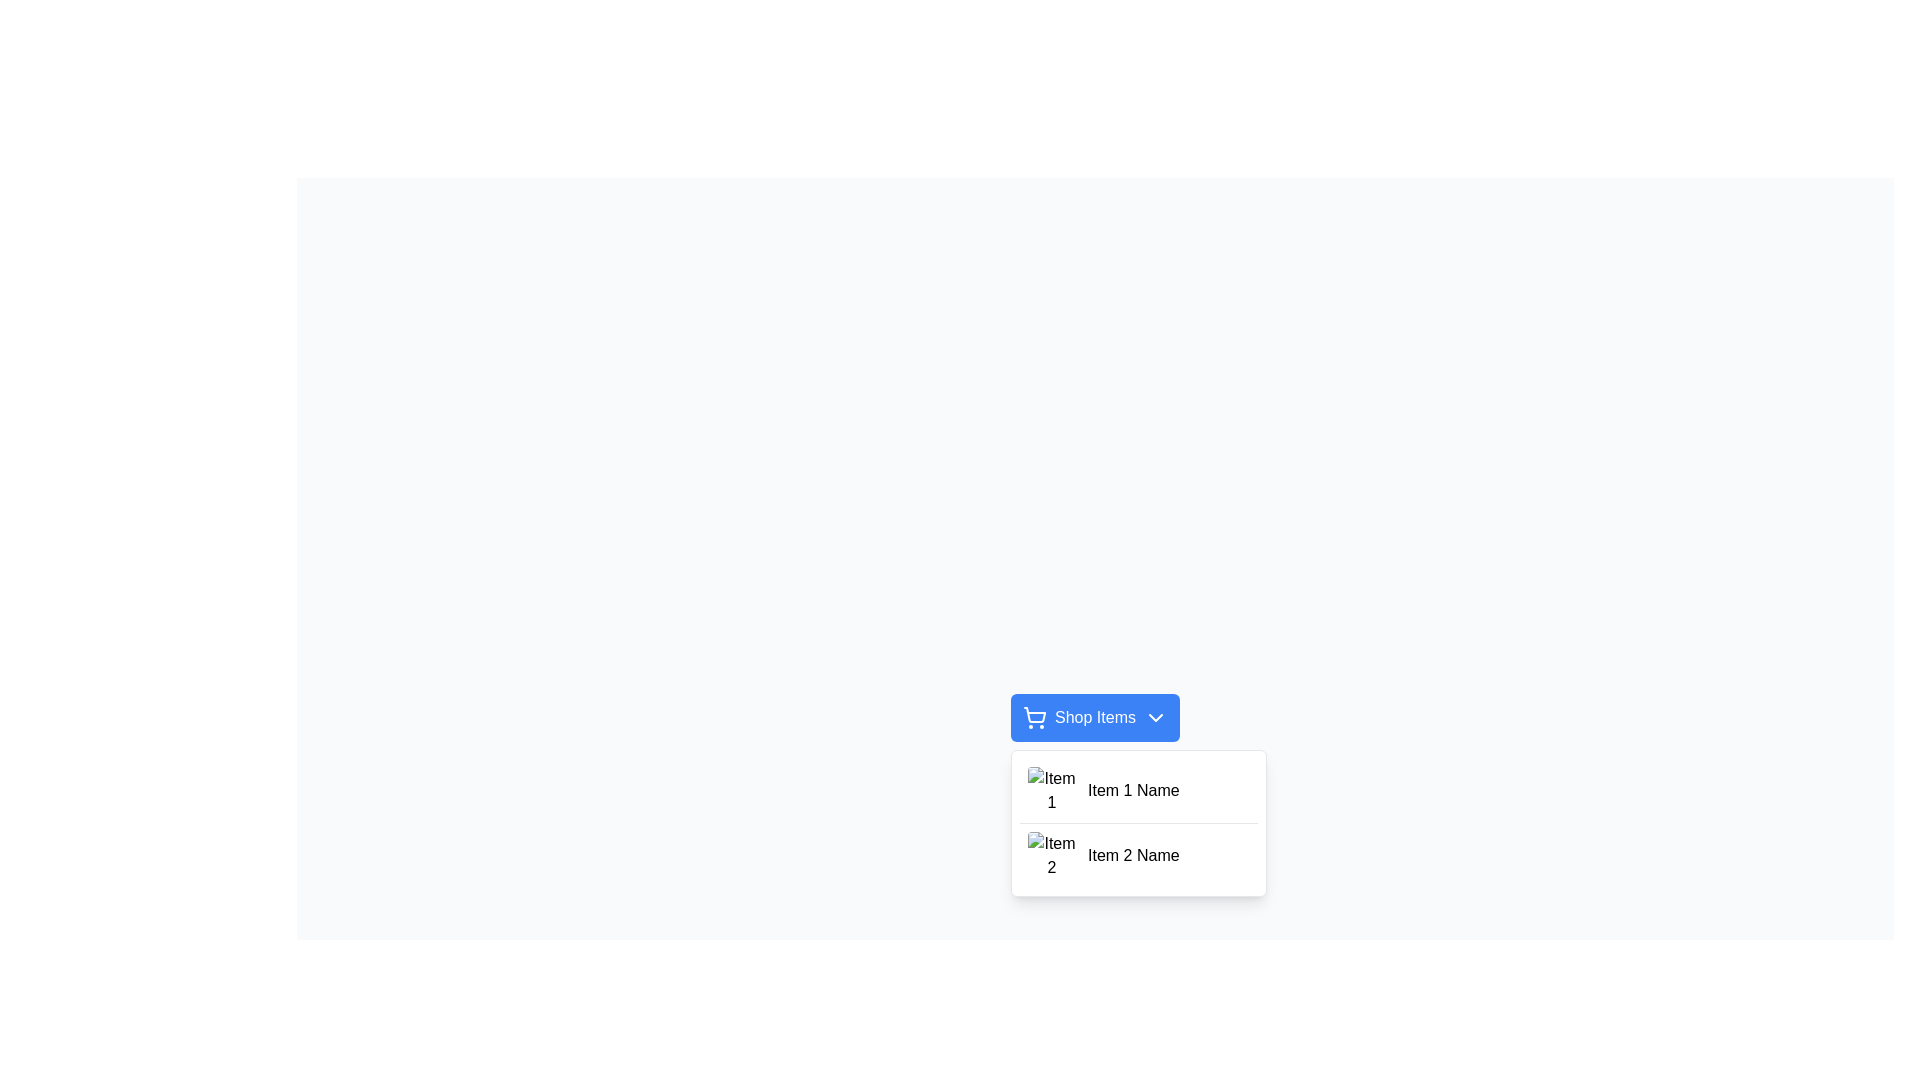  I want to click on the shopping cart icon, which is located to the left of the 'Shop Items' button and adjacent to a chevron-down icon, so click(1035, 716).